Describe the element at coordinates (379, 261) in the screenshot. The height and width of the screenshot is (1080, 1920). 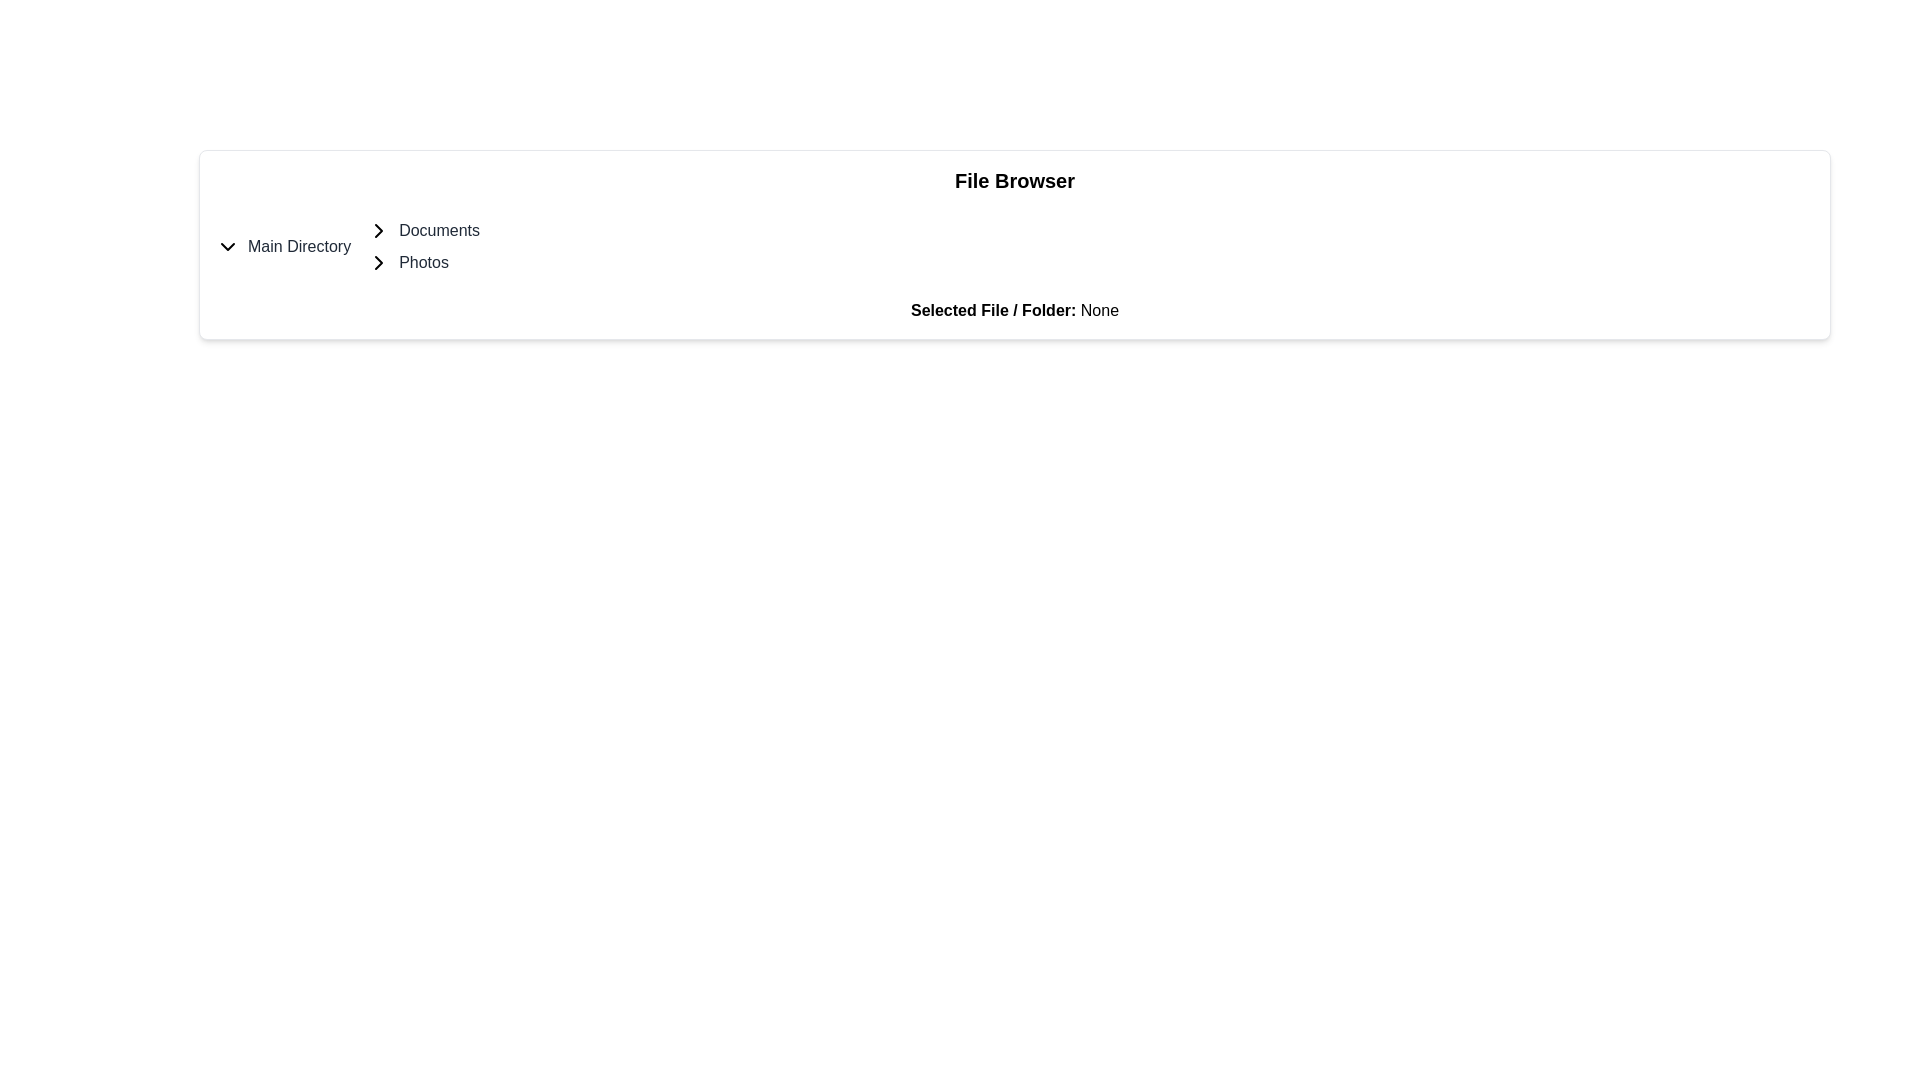
I see `the rightward chevron arrow indicating expandability next to the 'Photos' label in the file browser listing` at that location.